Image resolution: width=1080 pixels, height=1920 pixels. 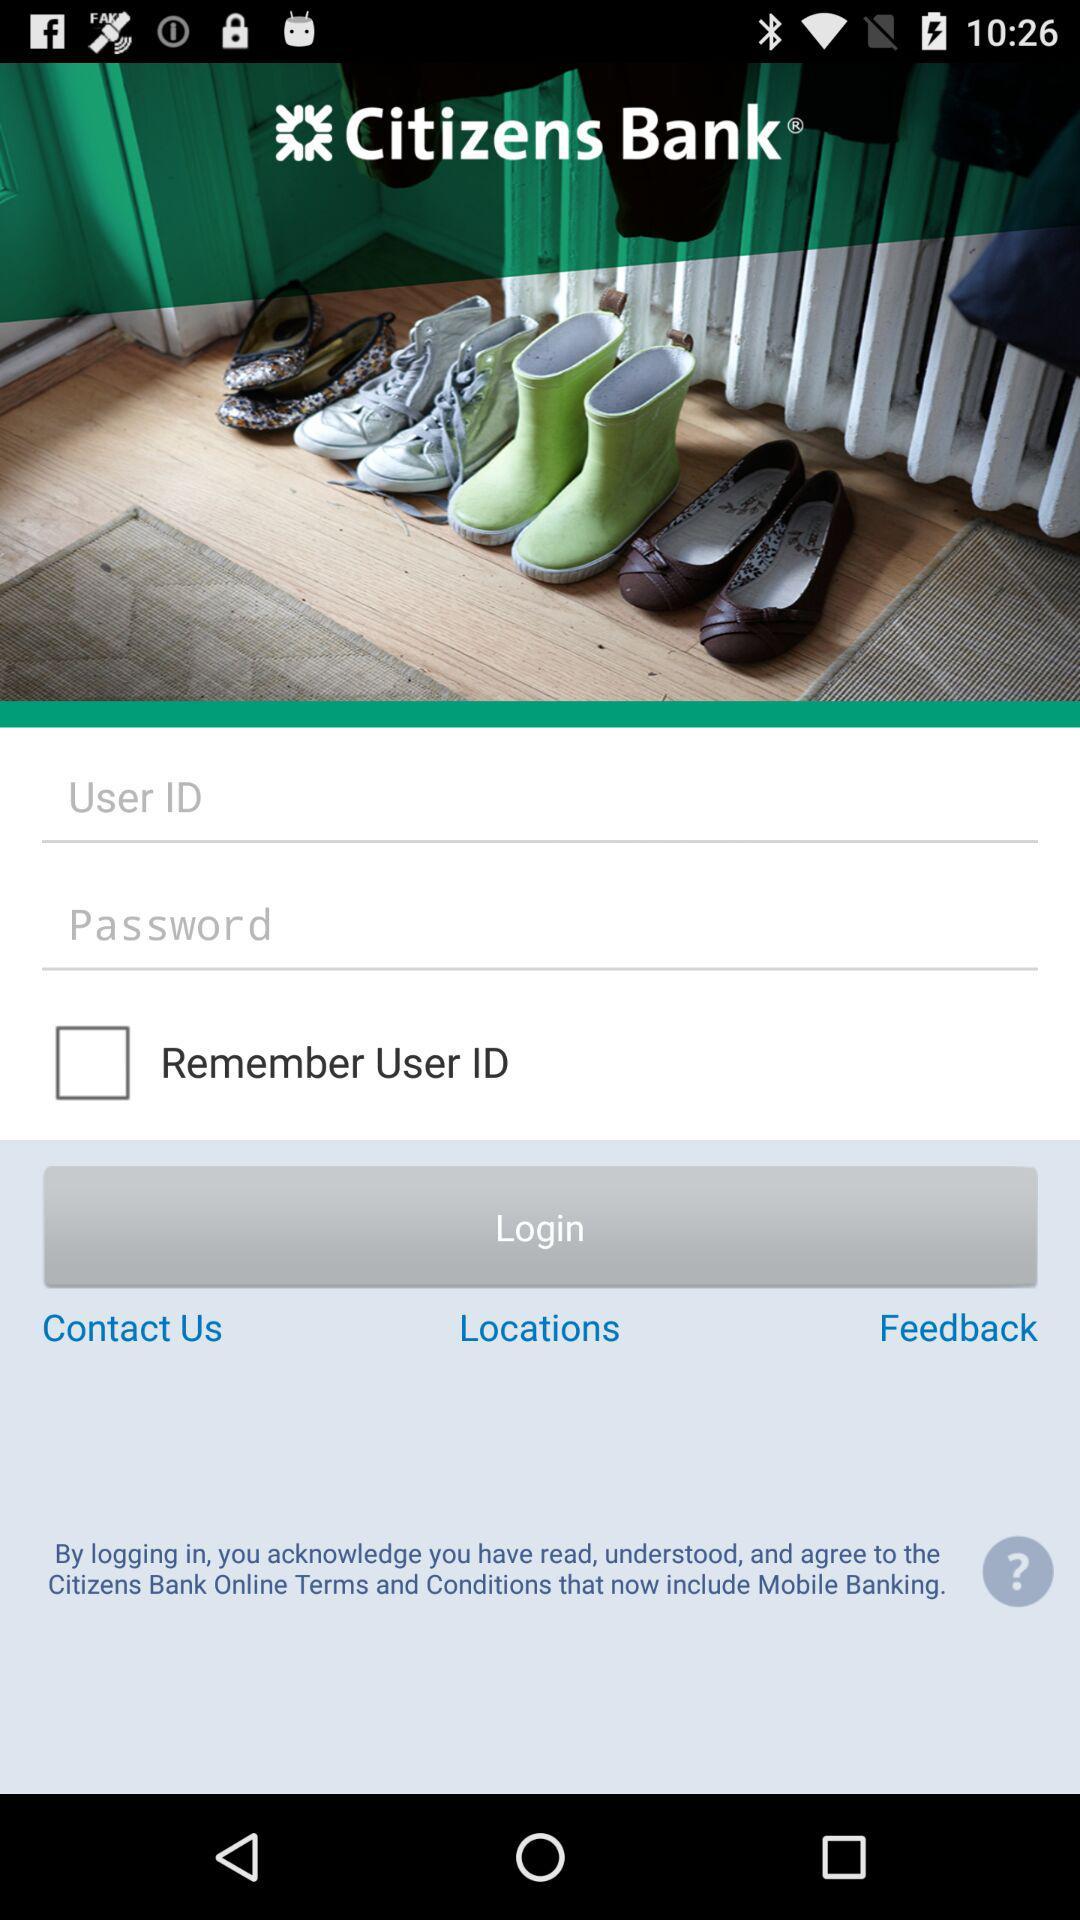 What do you see at coordinates (94, 1060) in the screenshot?
I see `the app to the left of the remember user id icon` at bounding box center [94, 1060].